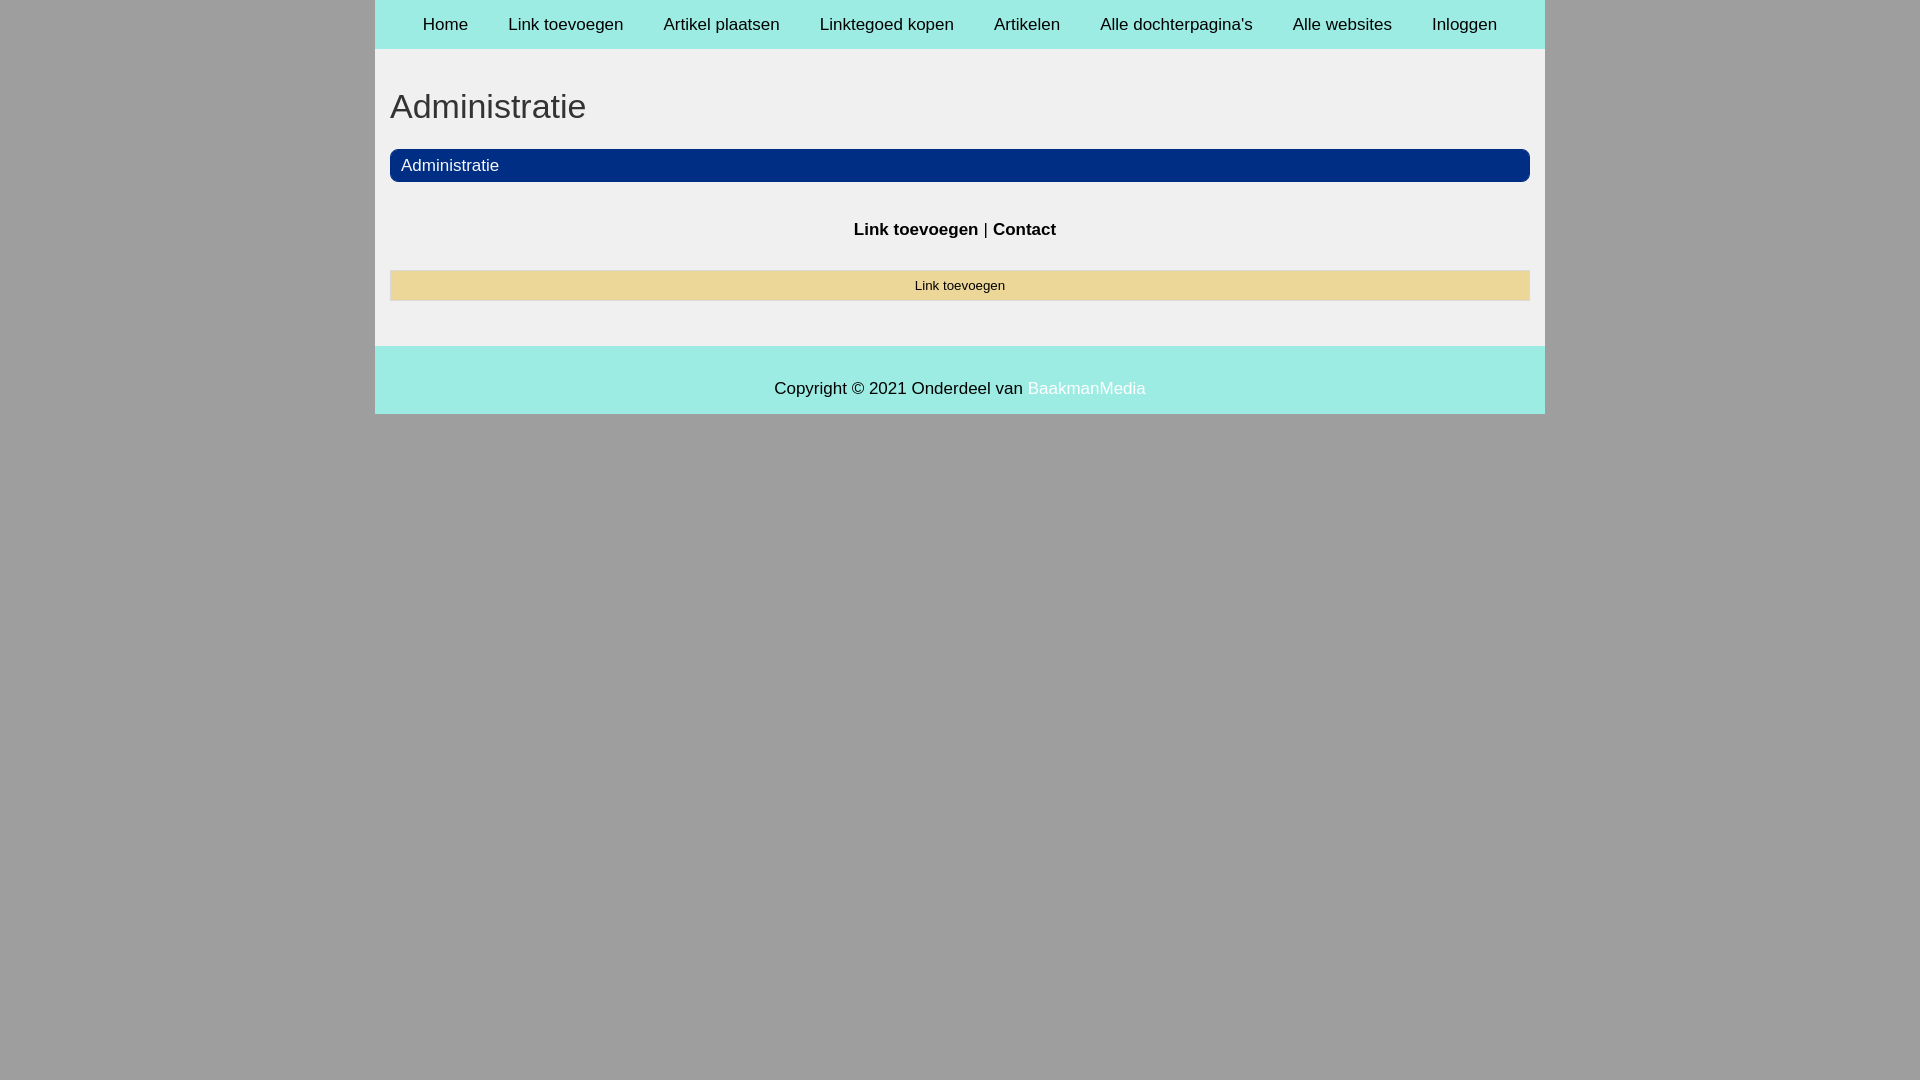 The image size is (1920, 1080). I want to click on 'Alle dochterpagina's', so click(1176, 24).